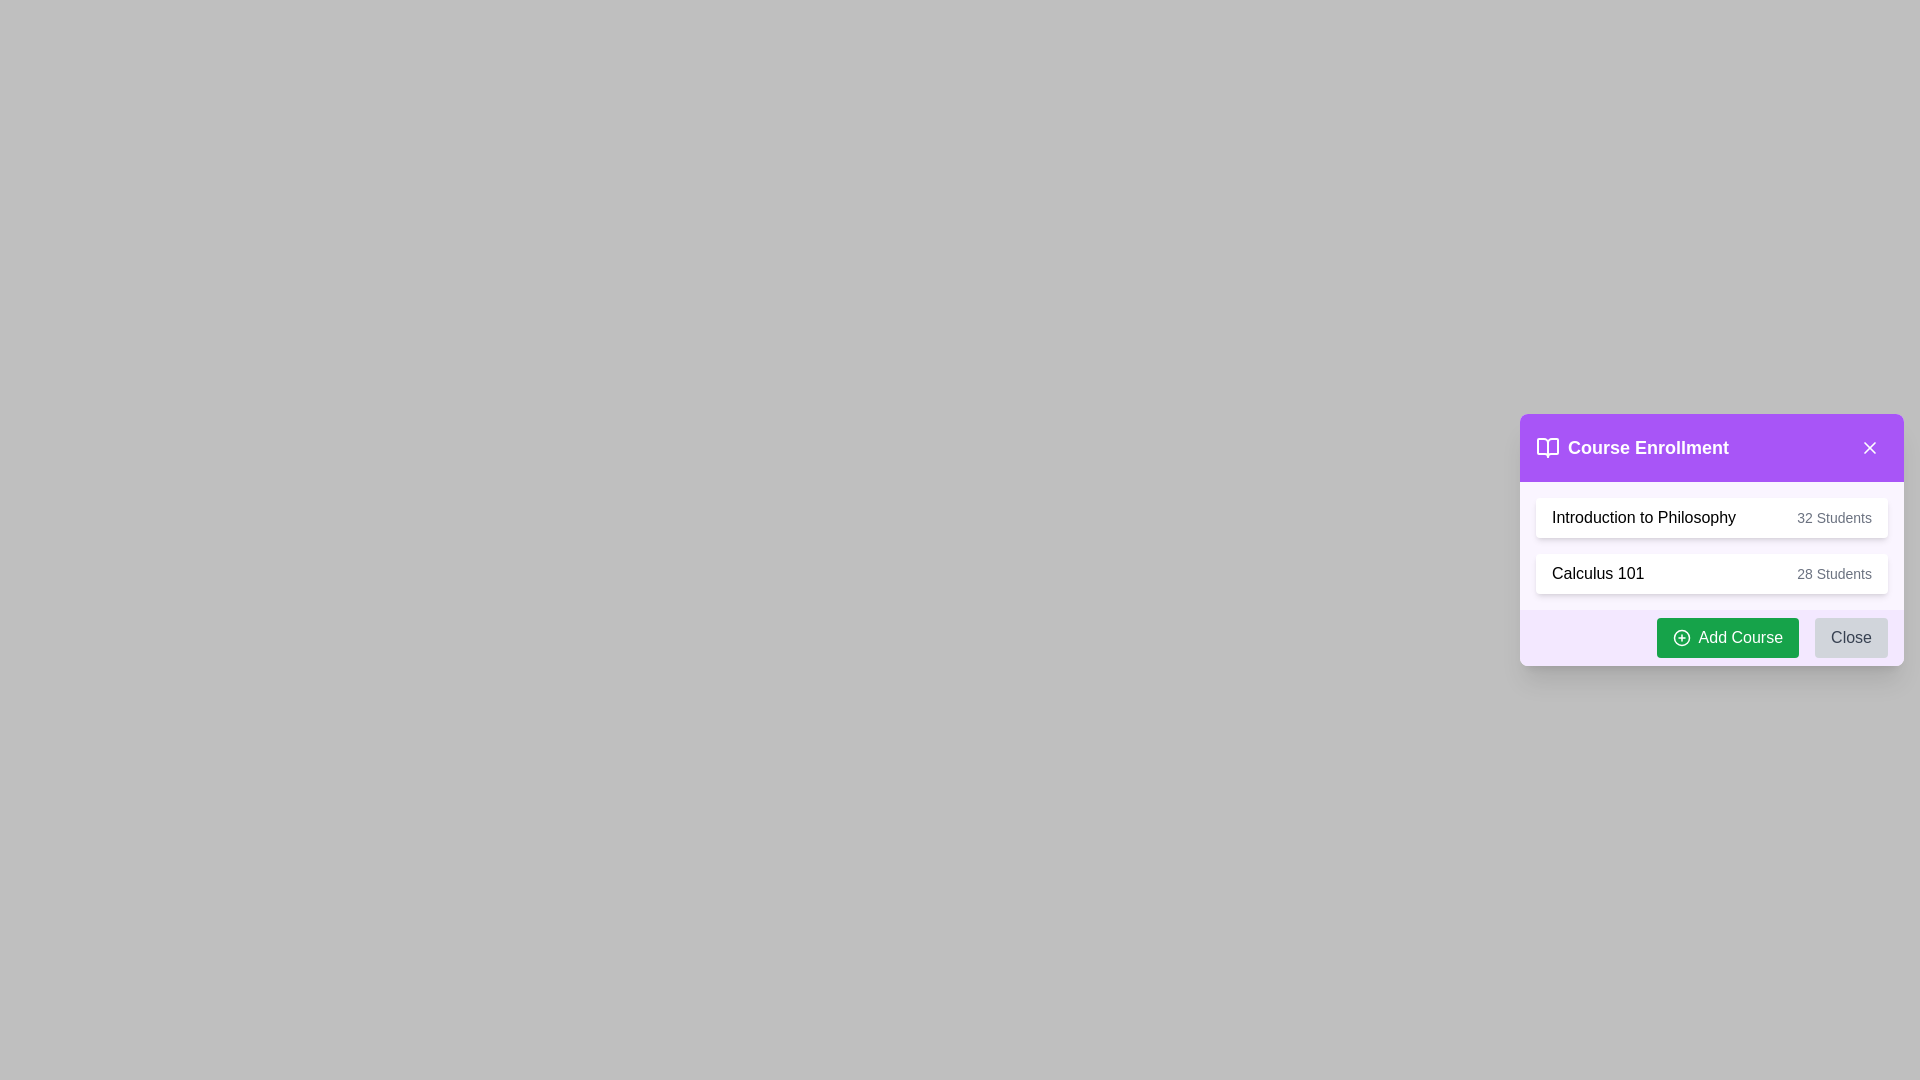 This screenshot has height=1080, width=1920. Describe the element at coordinates (1726, 637) in the screenshot. I see `the green 'Add Course' button with white text and a plus icon, located in the 'Course Enrollment' section to initiate adding a course` at that location.